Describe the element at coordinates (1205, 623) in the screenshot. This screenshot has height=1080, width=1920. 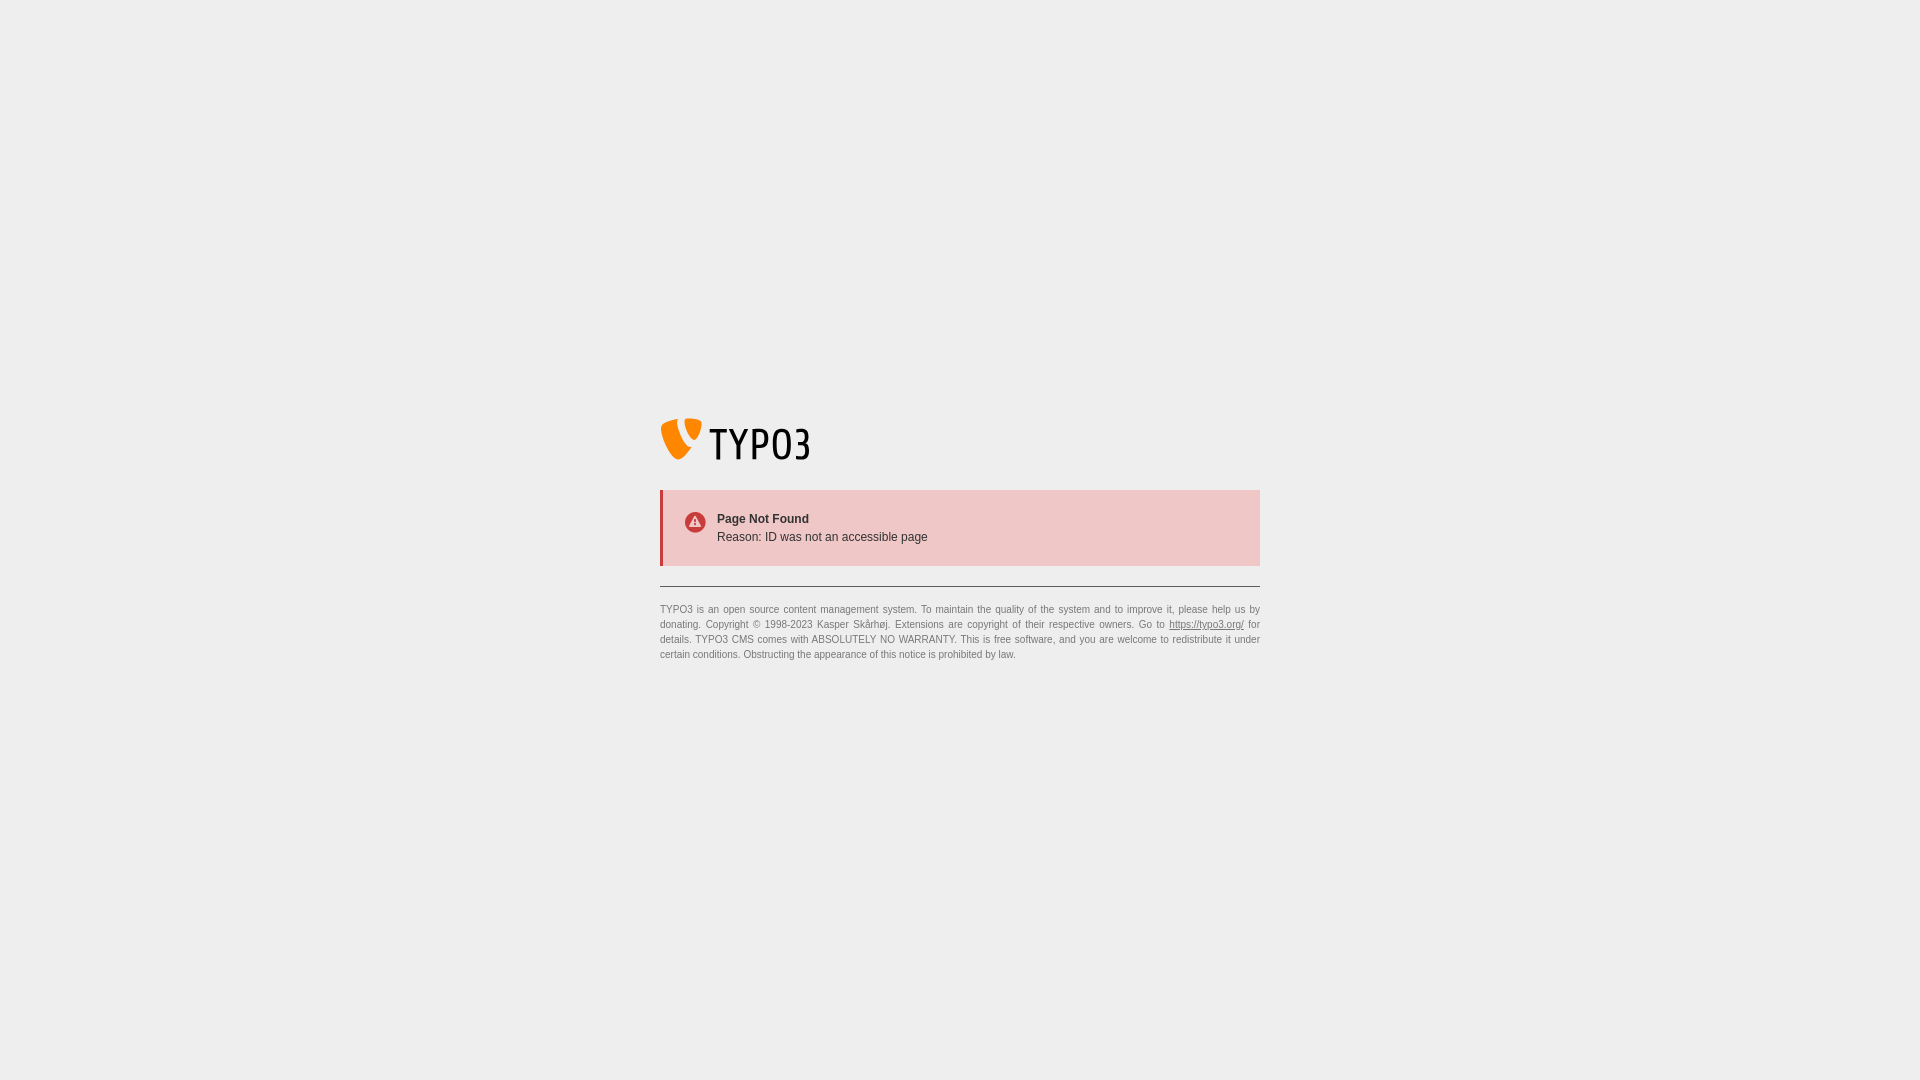
I see `'https://typo3.org/'` at that location.